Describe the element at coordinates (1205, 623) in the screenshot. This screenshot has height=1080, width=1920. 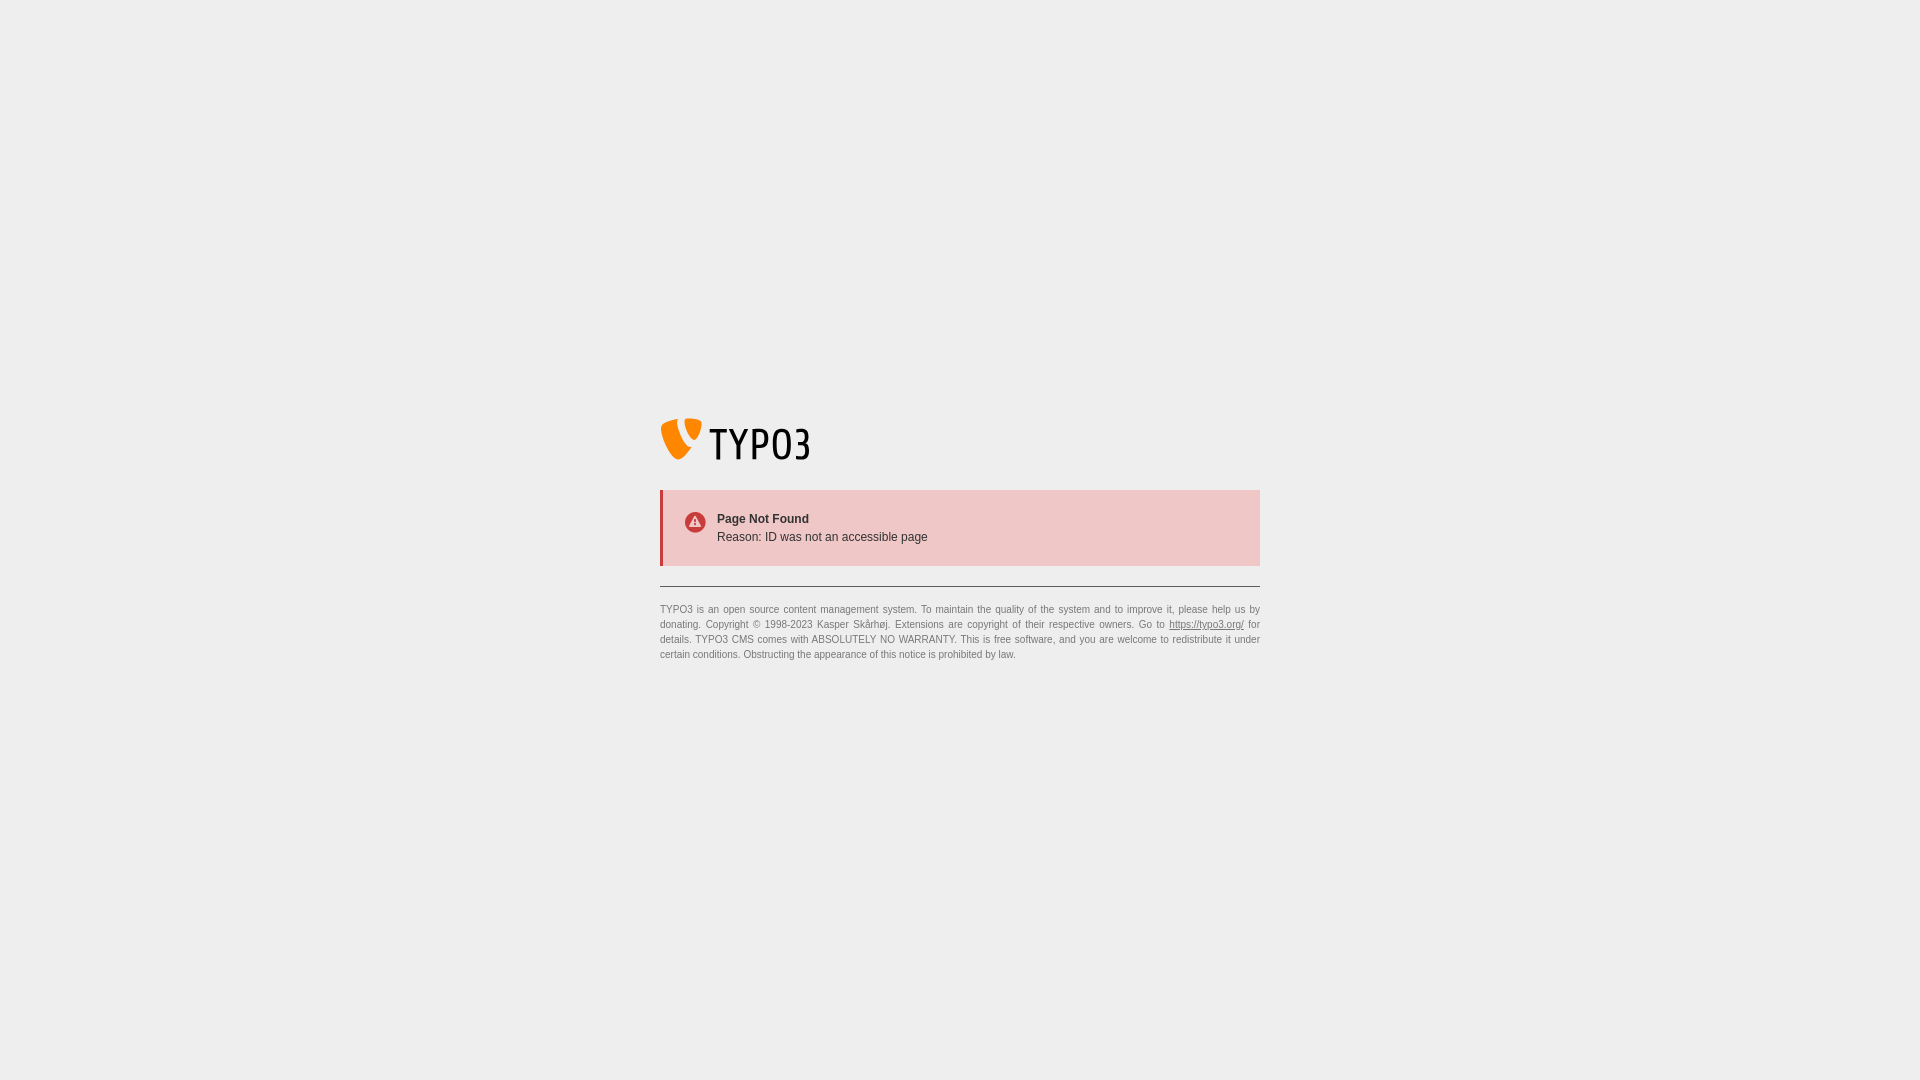
I see `'https://typo3.org/'` at that location.